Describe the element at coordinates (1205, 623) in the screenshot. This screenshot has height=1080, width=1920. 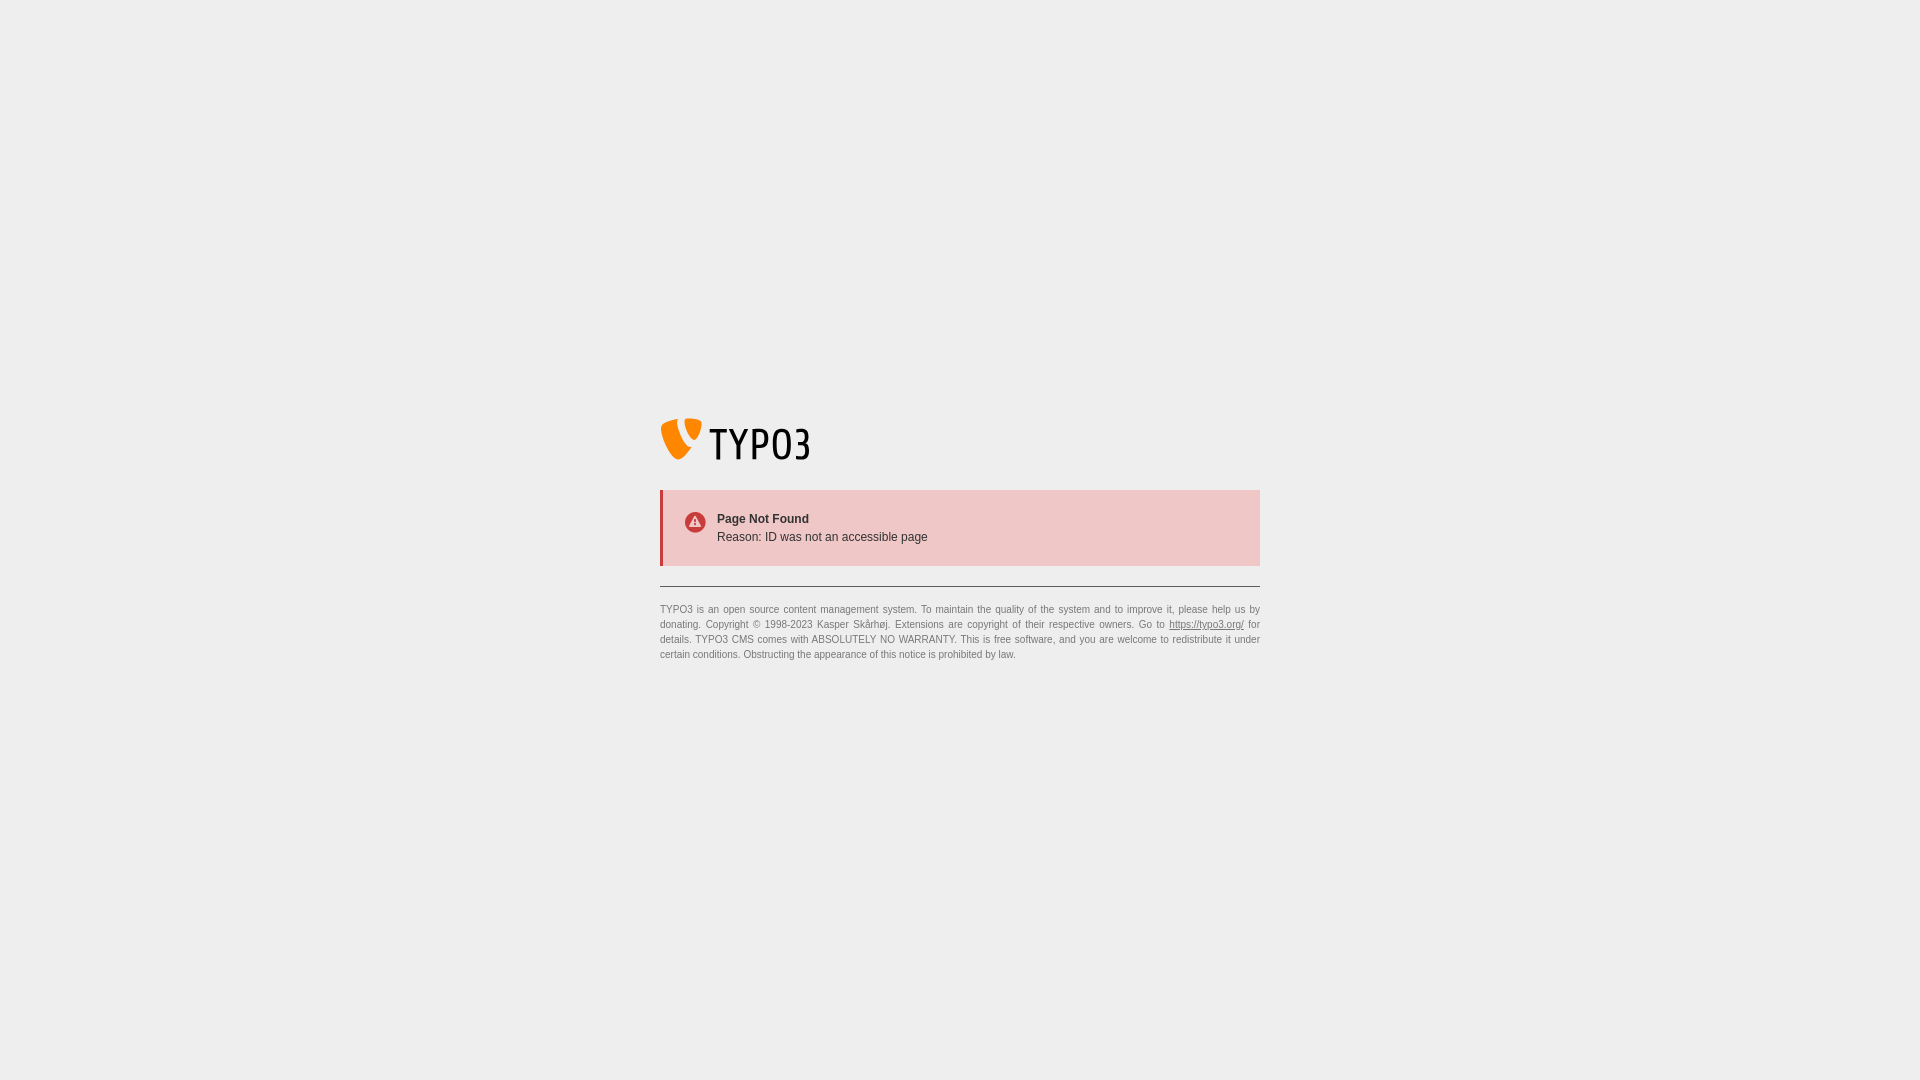
I see `'https://typo3.org/'` at that location.